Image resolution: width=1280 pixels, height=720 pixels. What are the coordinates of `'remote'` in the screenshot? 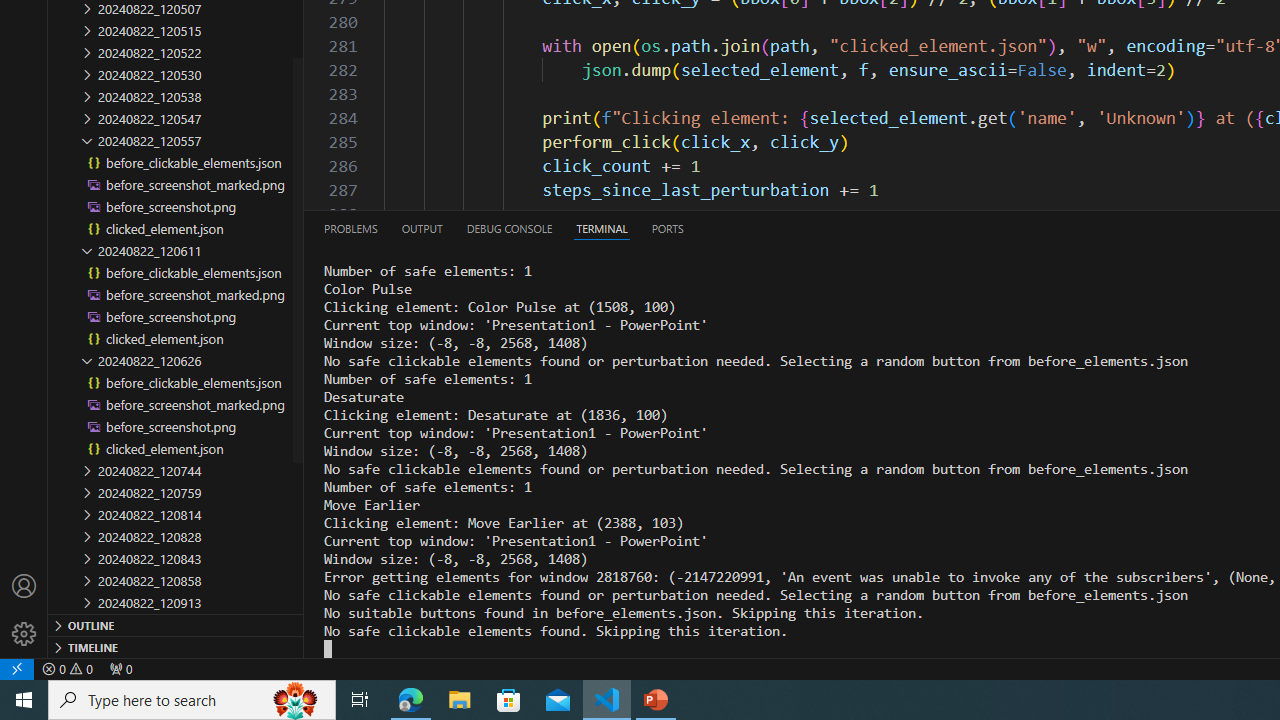 It's located at (17, 668).